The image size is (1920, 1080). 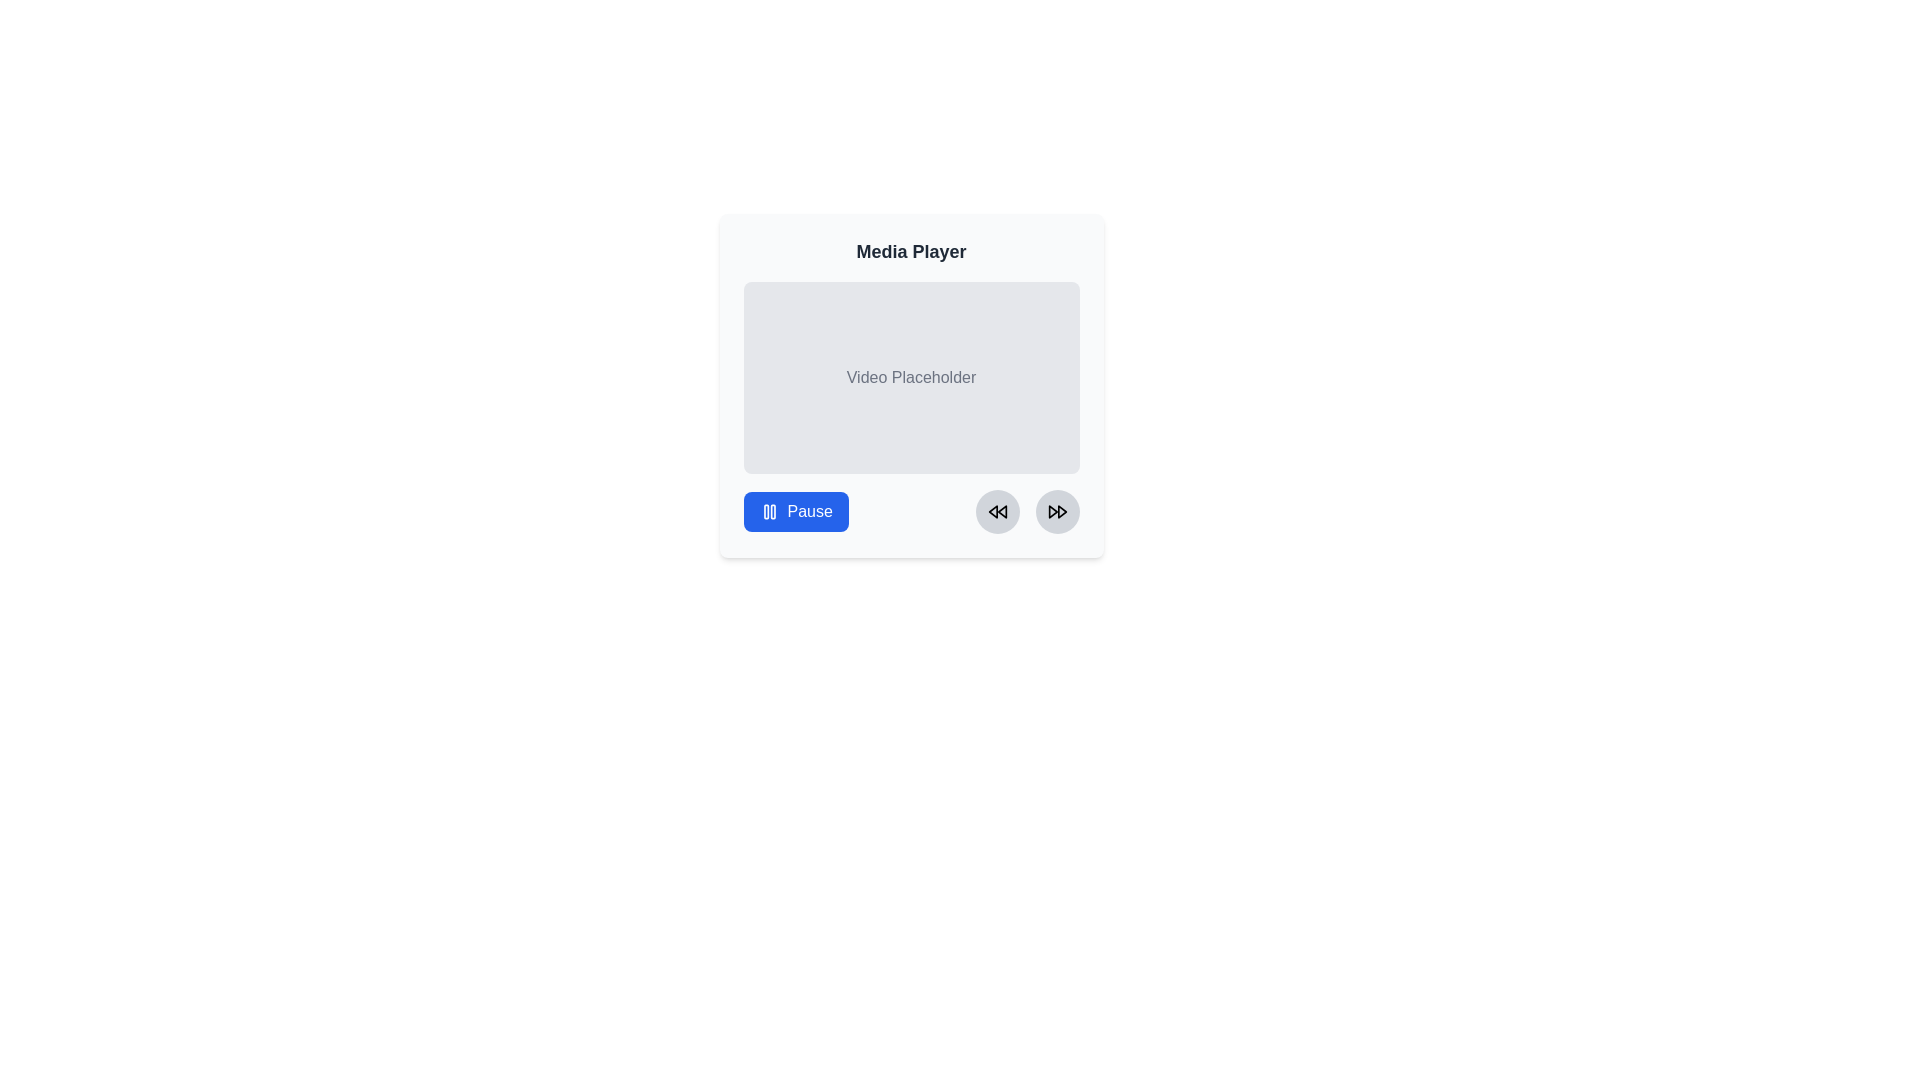 I want to click on the left segment of the 'pause' icon in the media player interface, which is located near the bottom center adjacent to the 'Pause' button, so click(x=765, y=511).